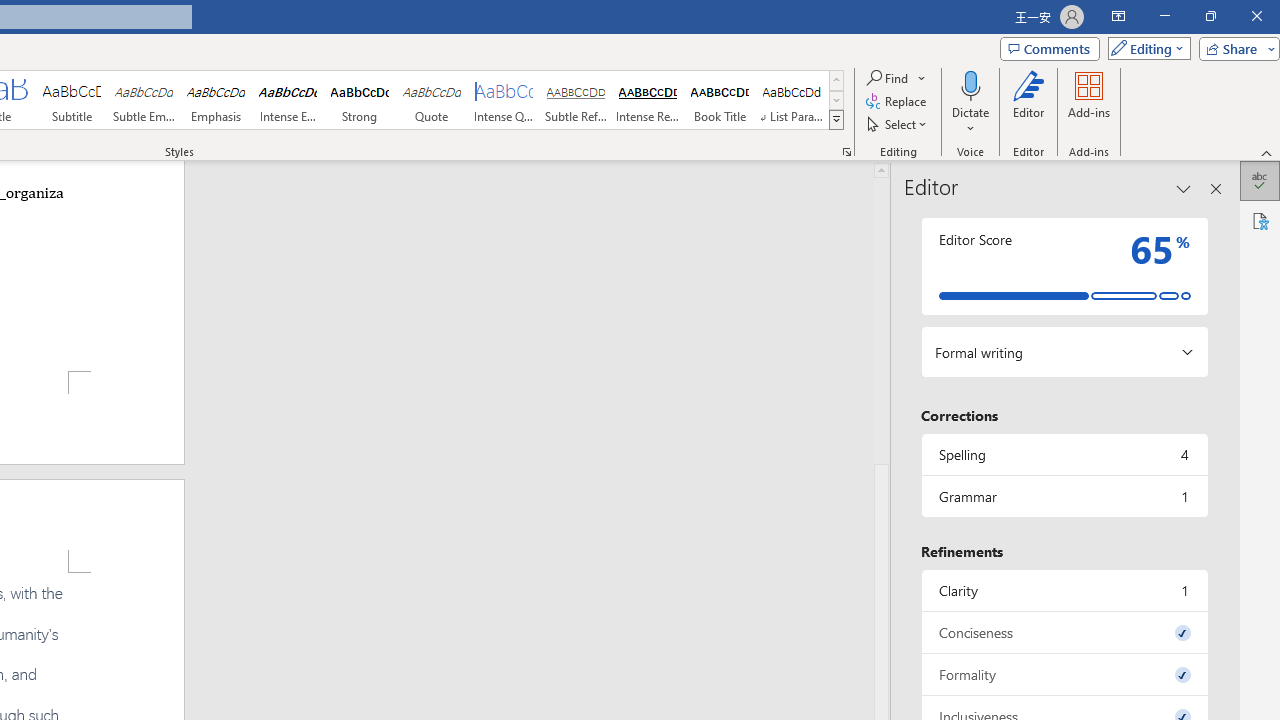 Image resolution: width=1280 pixels, height=720 pixels. I want to click on 'Collapse the Ribbon', so click(1266, 152).